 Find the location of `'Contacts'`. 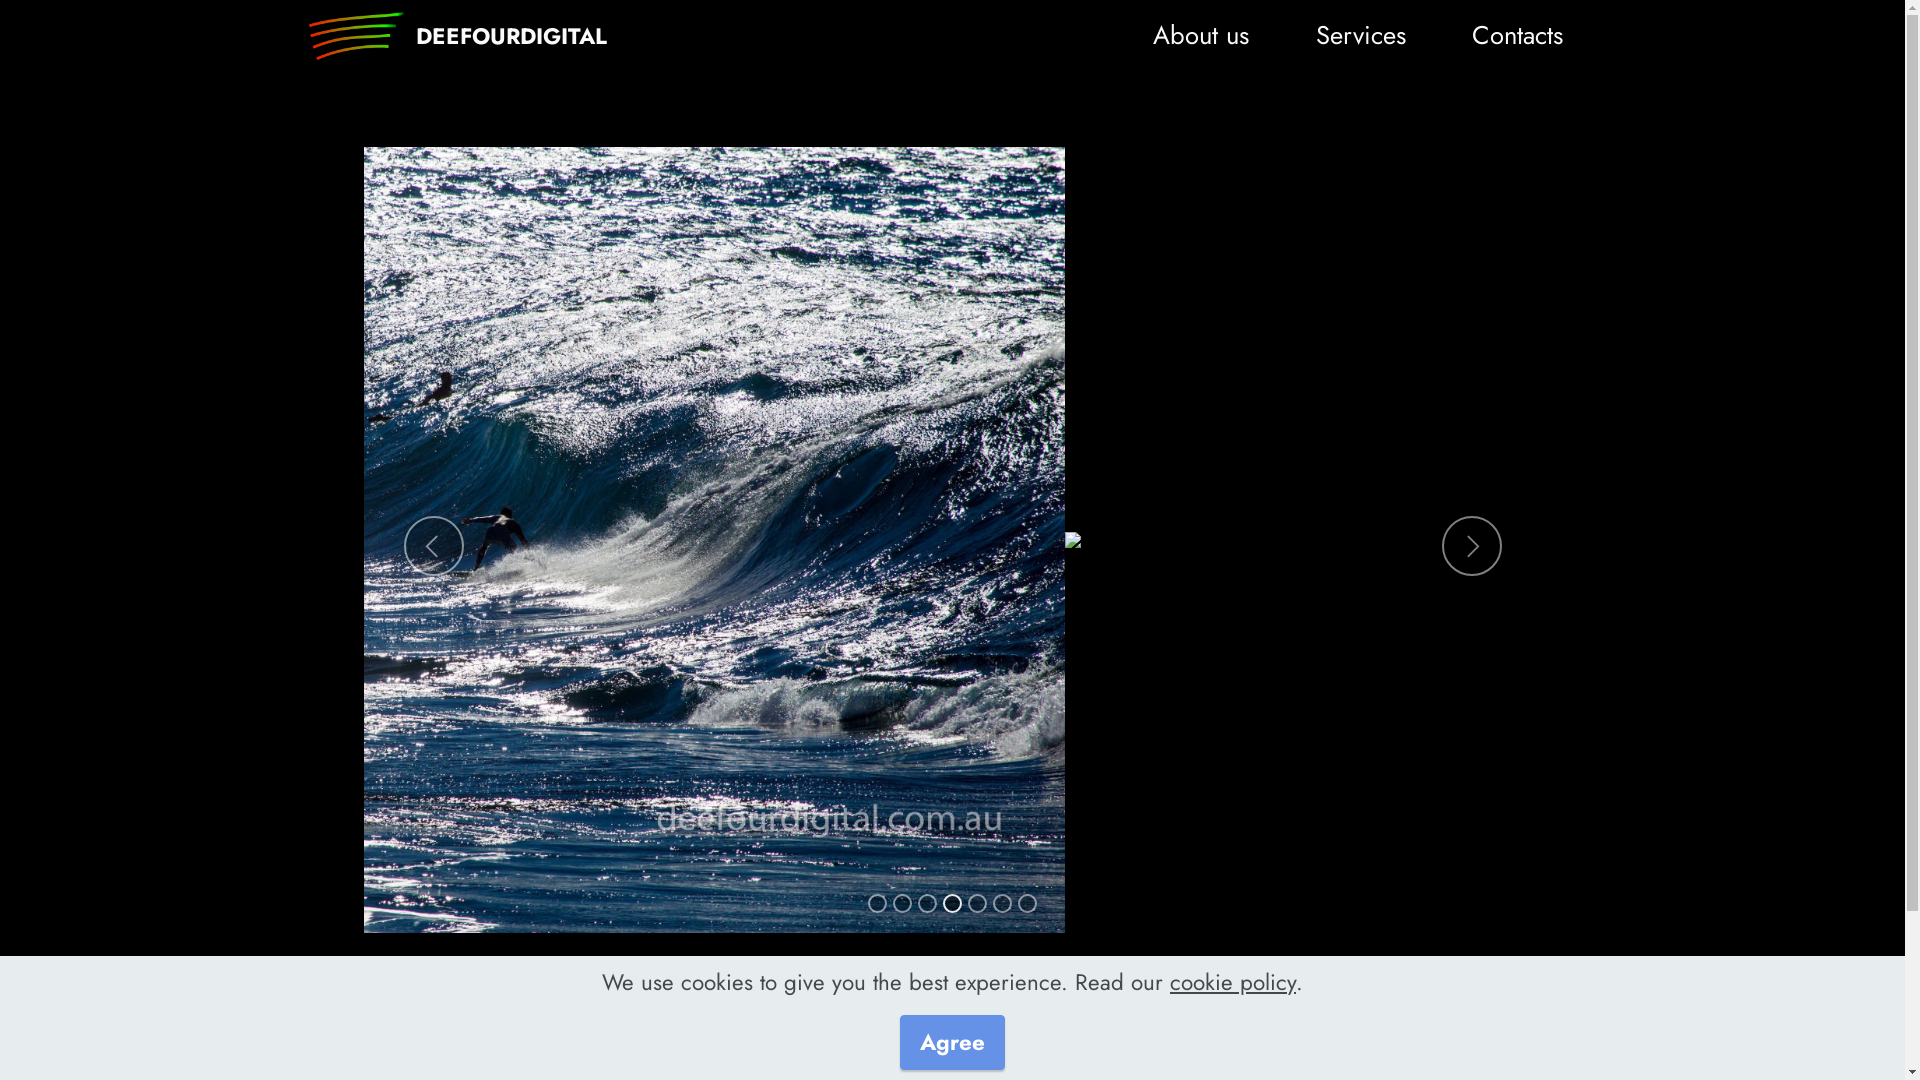

'Contacts' is located at coordinates (1517, 35).